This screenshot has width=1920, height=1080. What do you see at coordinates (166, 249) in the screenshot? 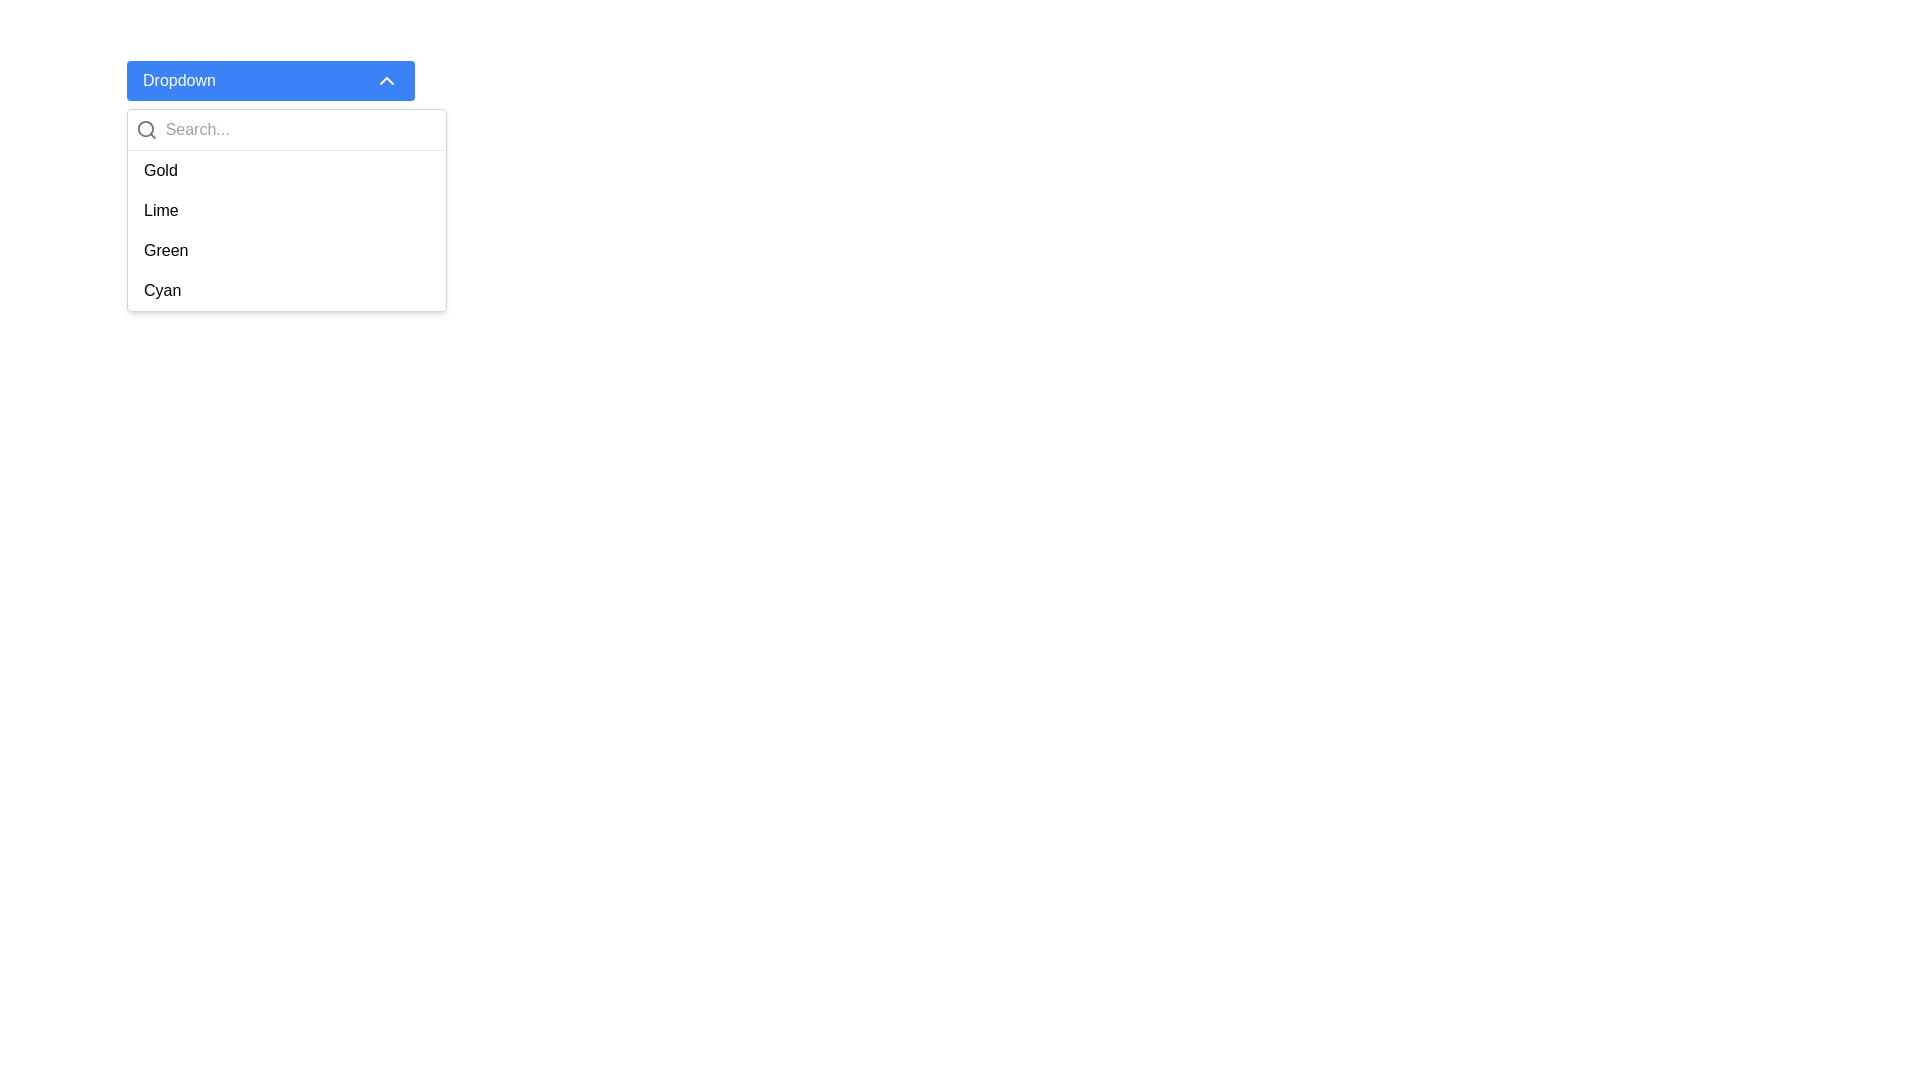
I see `the 'Green' option in the dropdown menu list, which is the third item beneath the search bar` at bounding box center [166, 249].